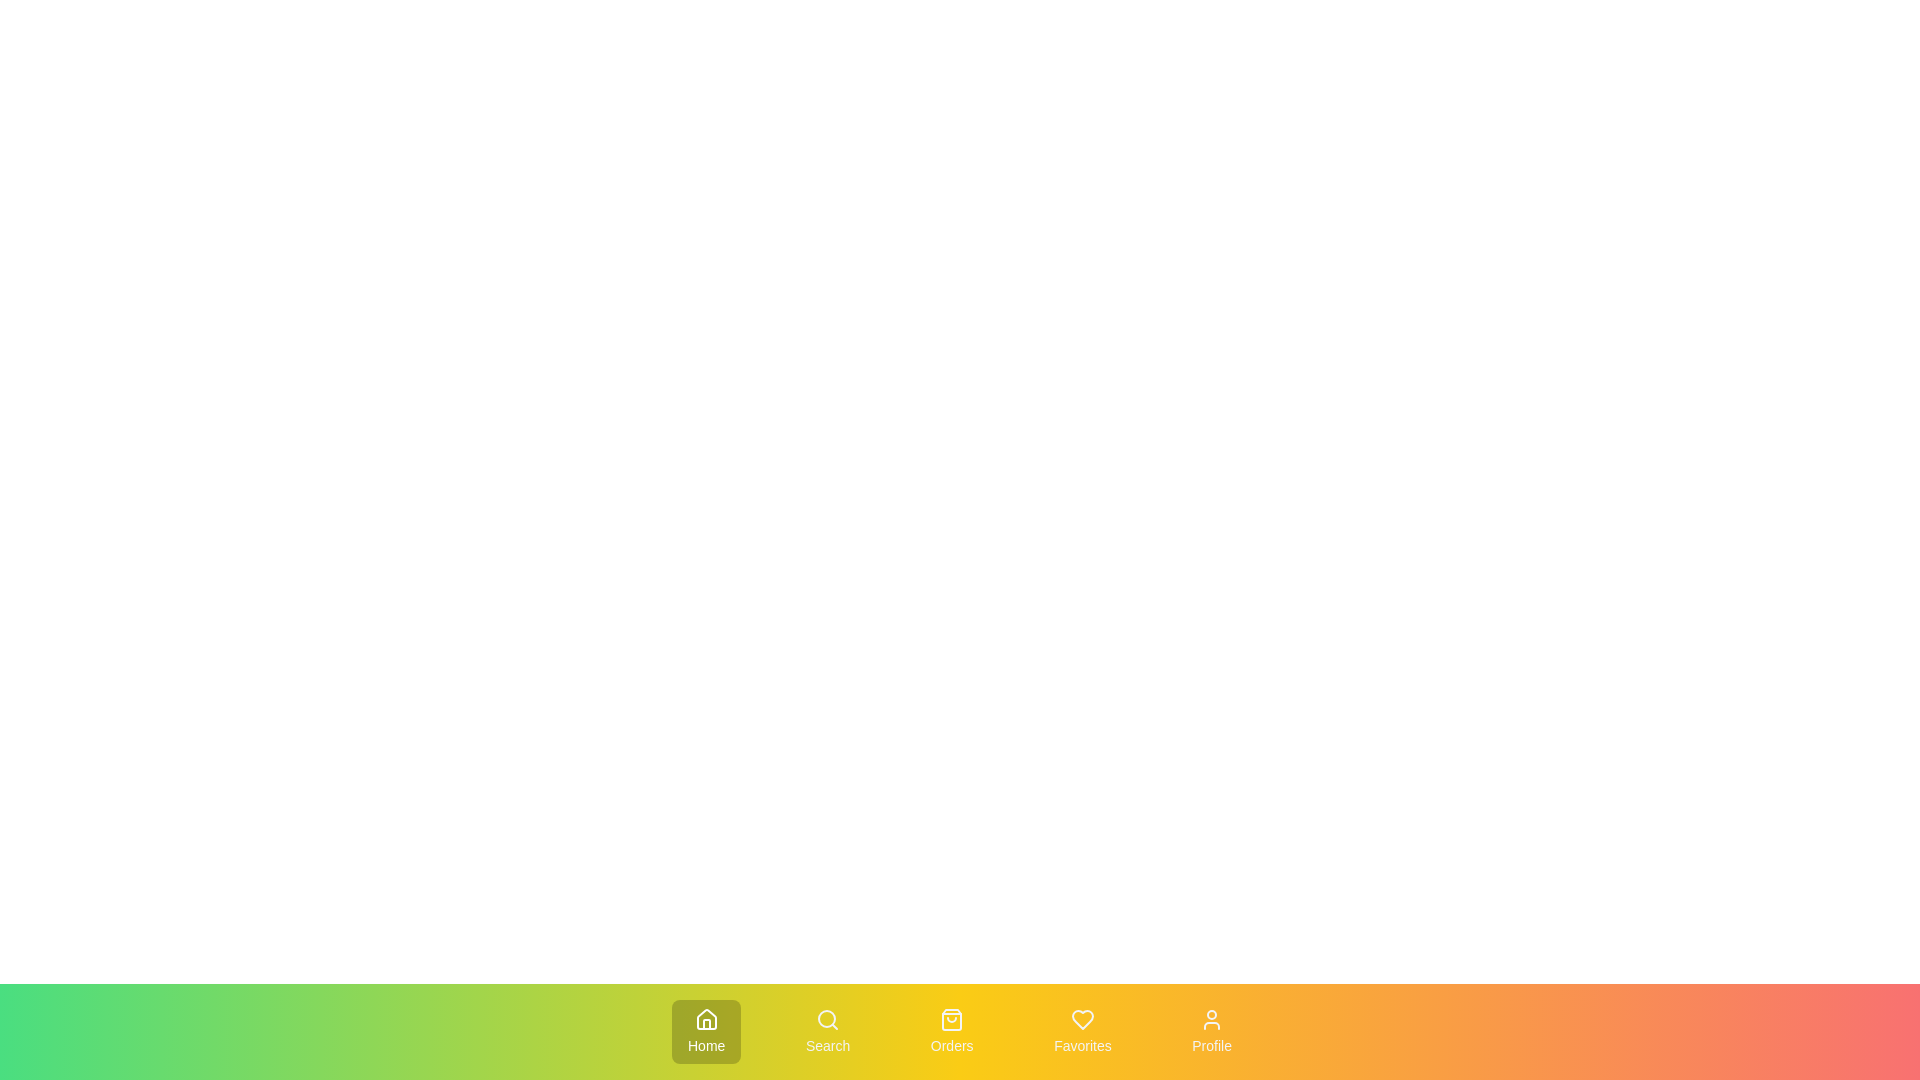 This screenshot has width=1920, height=1080. I want to click on the Search tab to activate it, so click(828, 1032).